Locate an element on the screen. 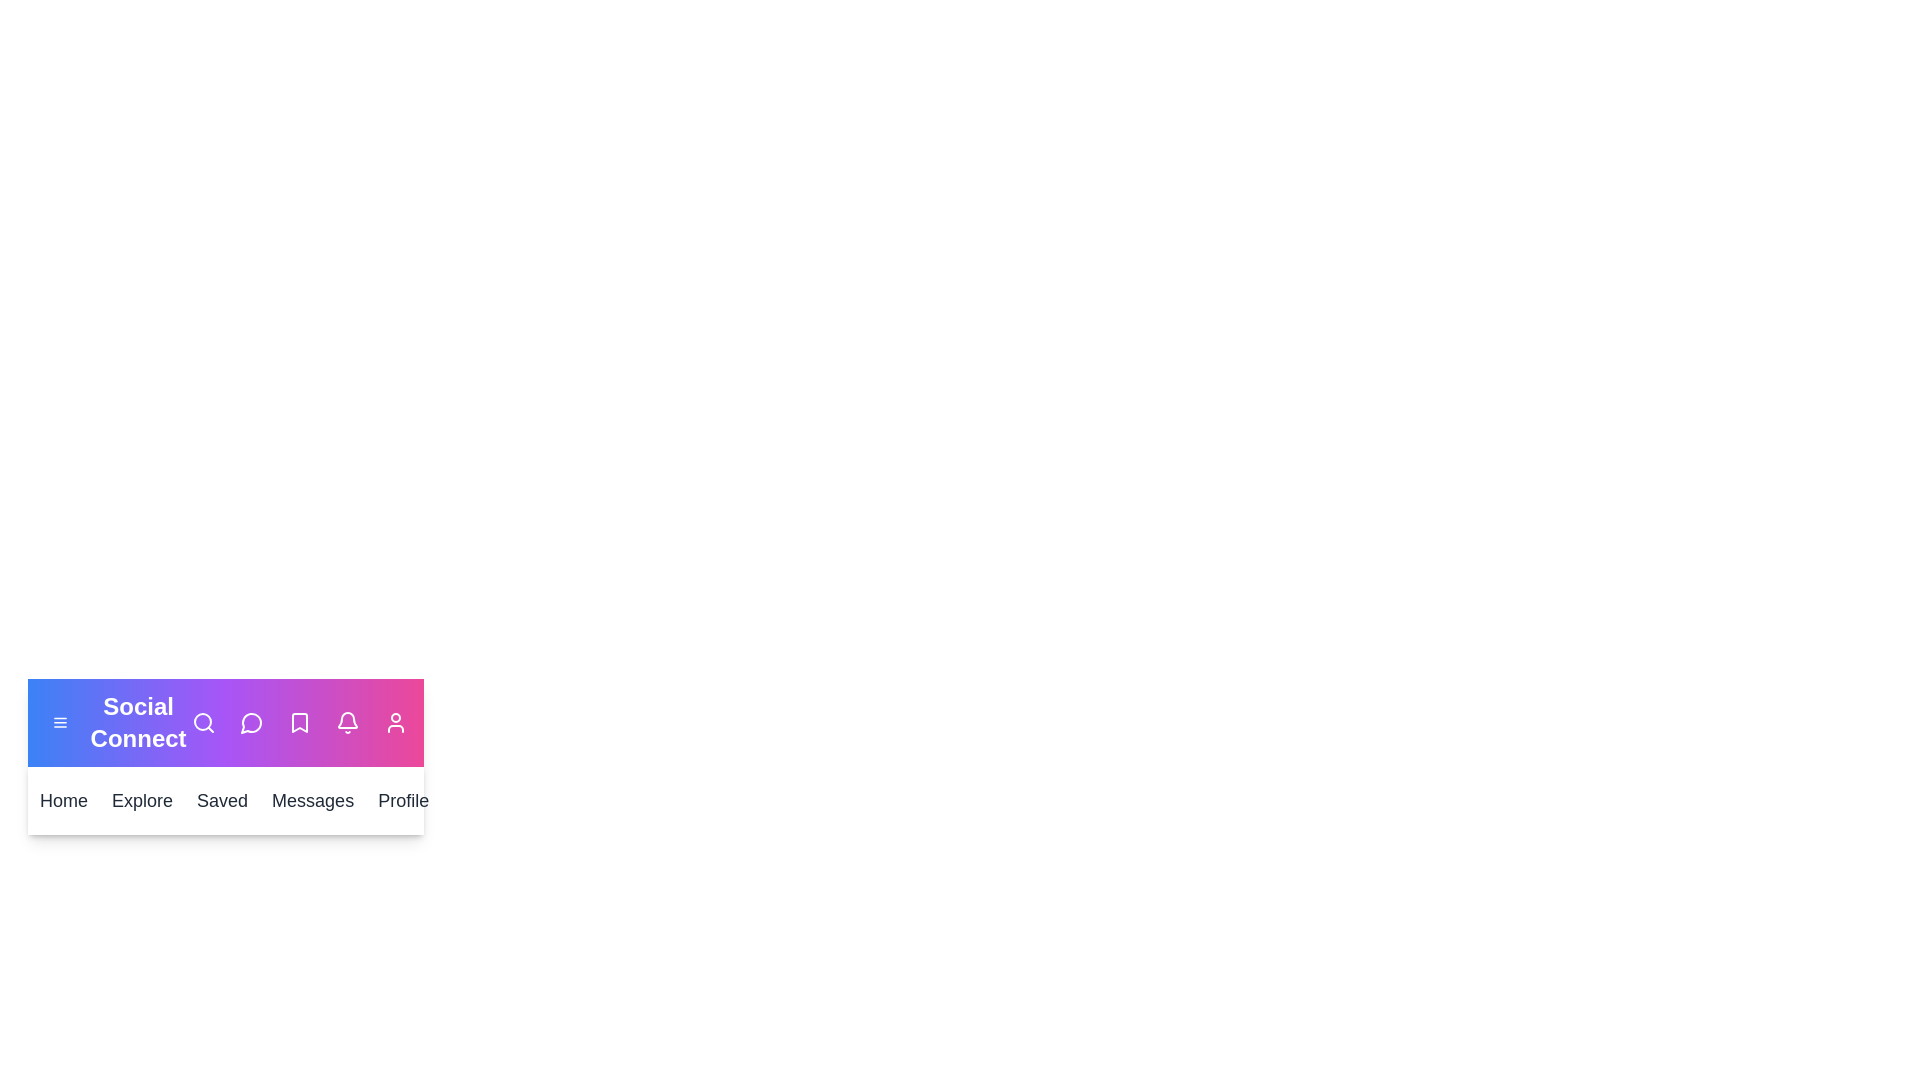  the Home button to navigate to the Home section is located at coordinates (63, 800).